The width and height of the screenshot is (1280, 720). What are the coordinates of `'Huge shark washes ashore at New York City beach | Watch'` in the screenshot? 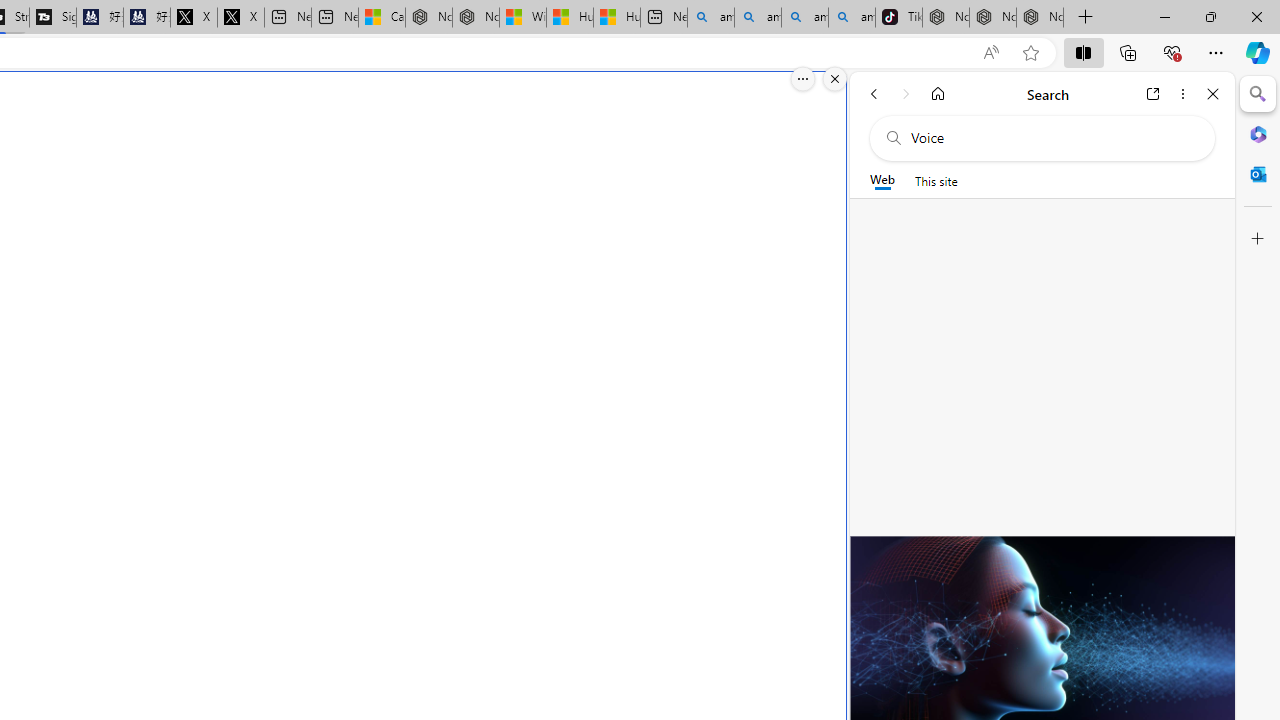 It's located at (615, 17).